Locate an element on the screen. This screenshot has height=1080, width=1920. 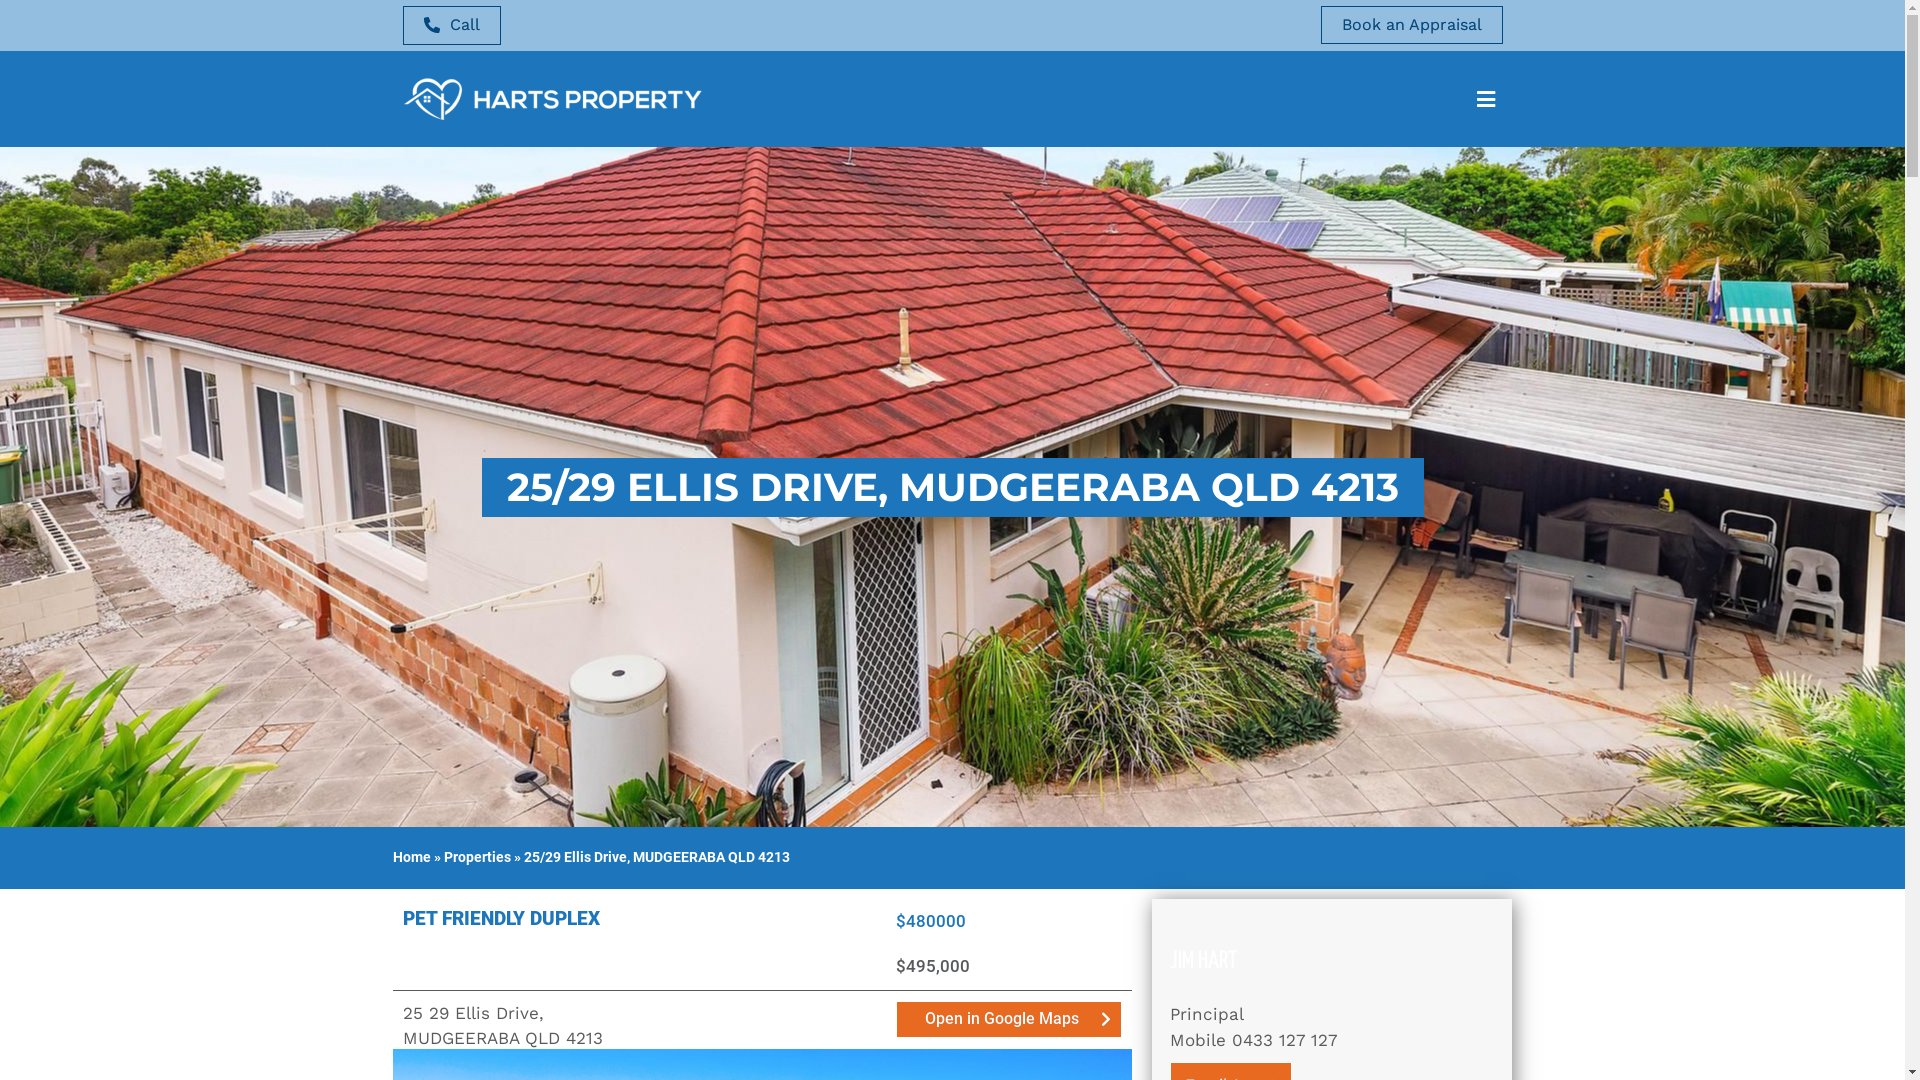
'Home' is located at coordinates (410, 856).